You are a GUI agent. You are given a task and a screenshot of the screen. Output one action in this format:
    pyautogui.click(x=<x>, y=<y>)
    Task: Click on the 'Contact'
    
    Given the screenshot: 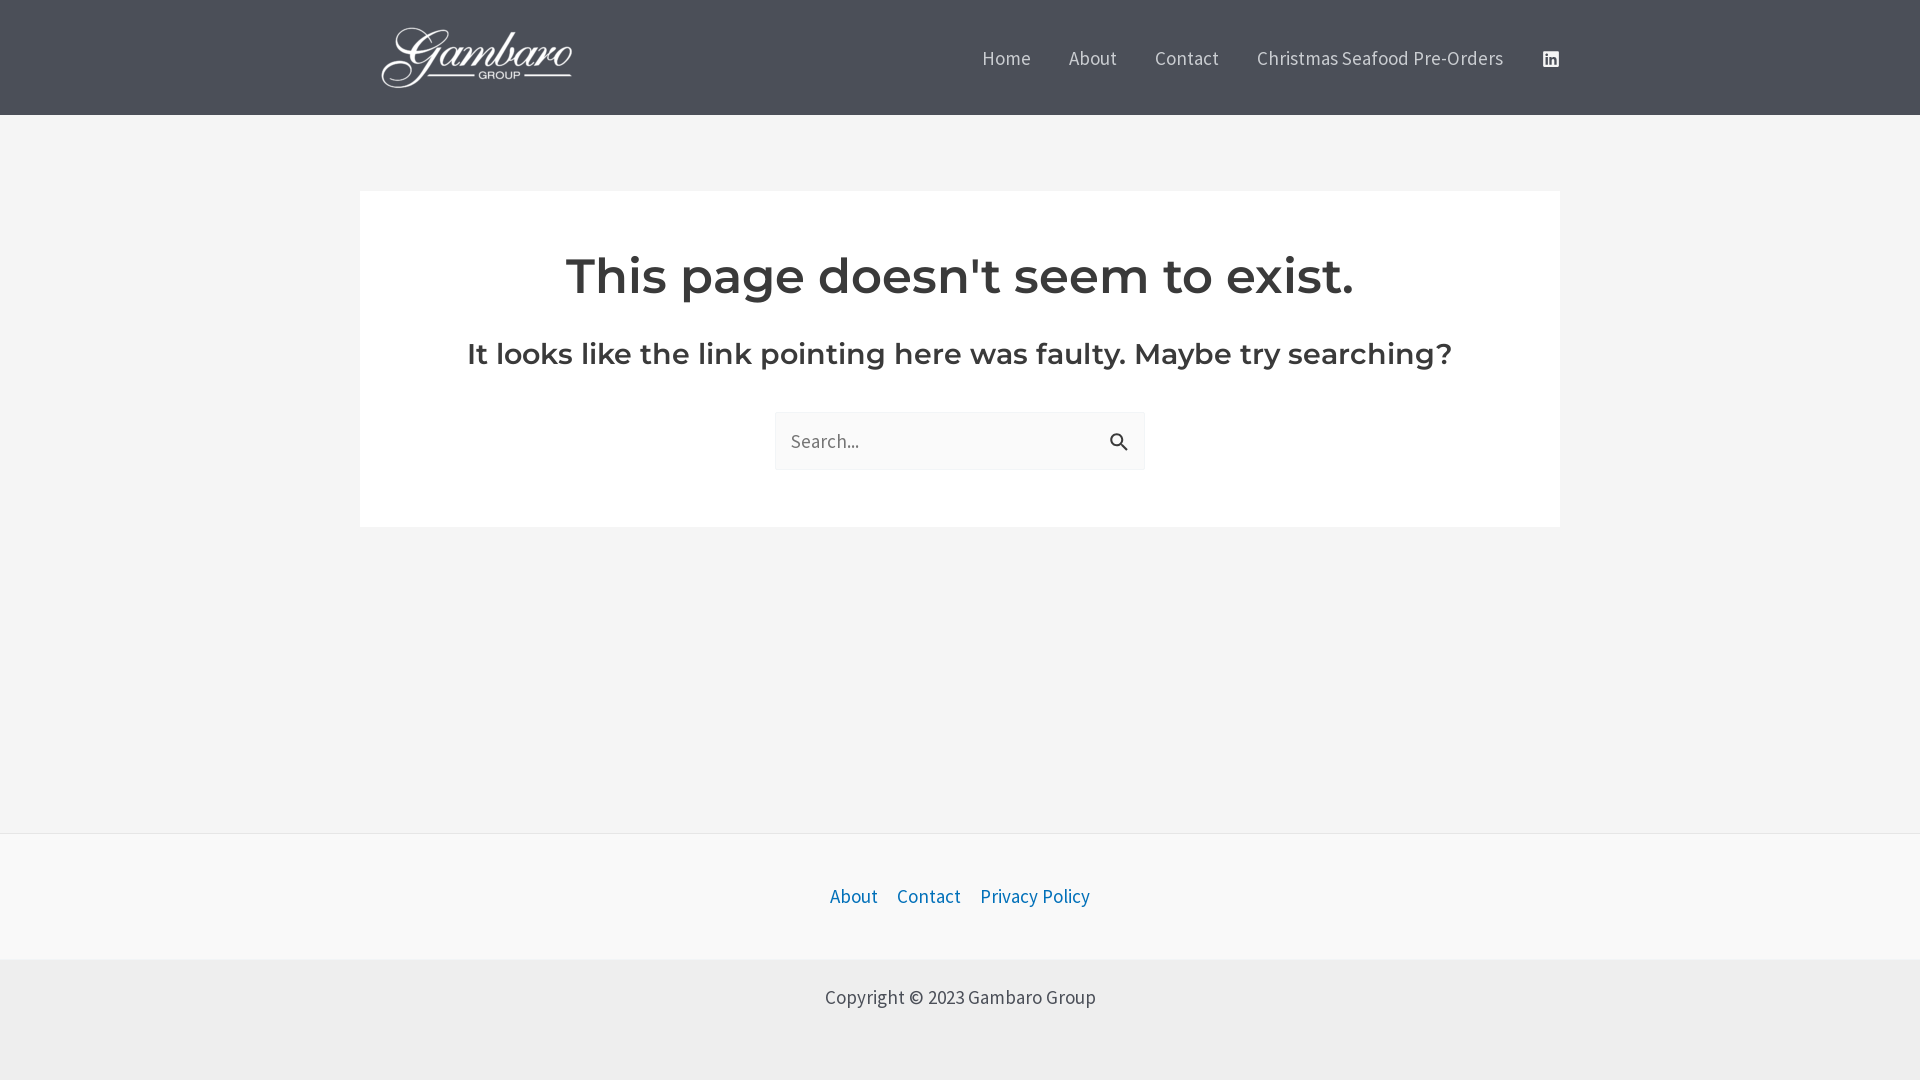 What is the action you would take?
    pyautogui.click(x=1186, y=56)
    